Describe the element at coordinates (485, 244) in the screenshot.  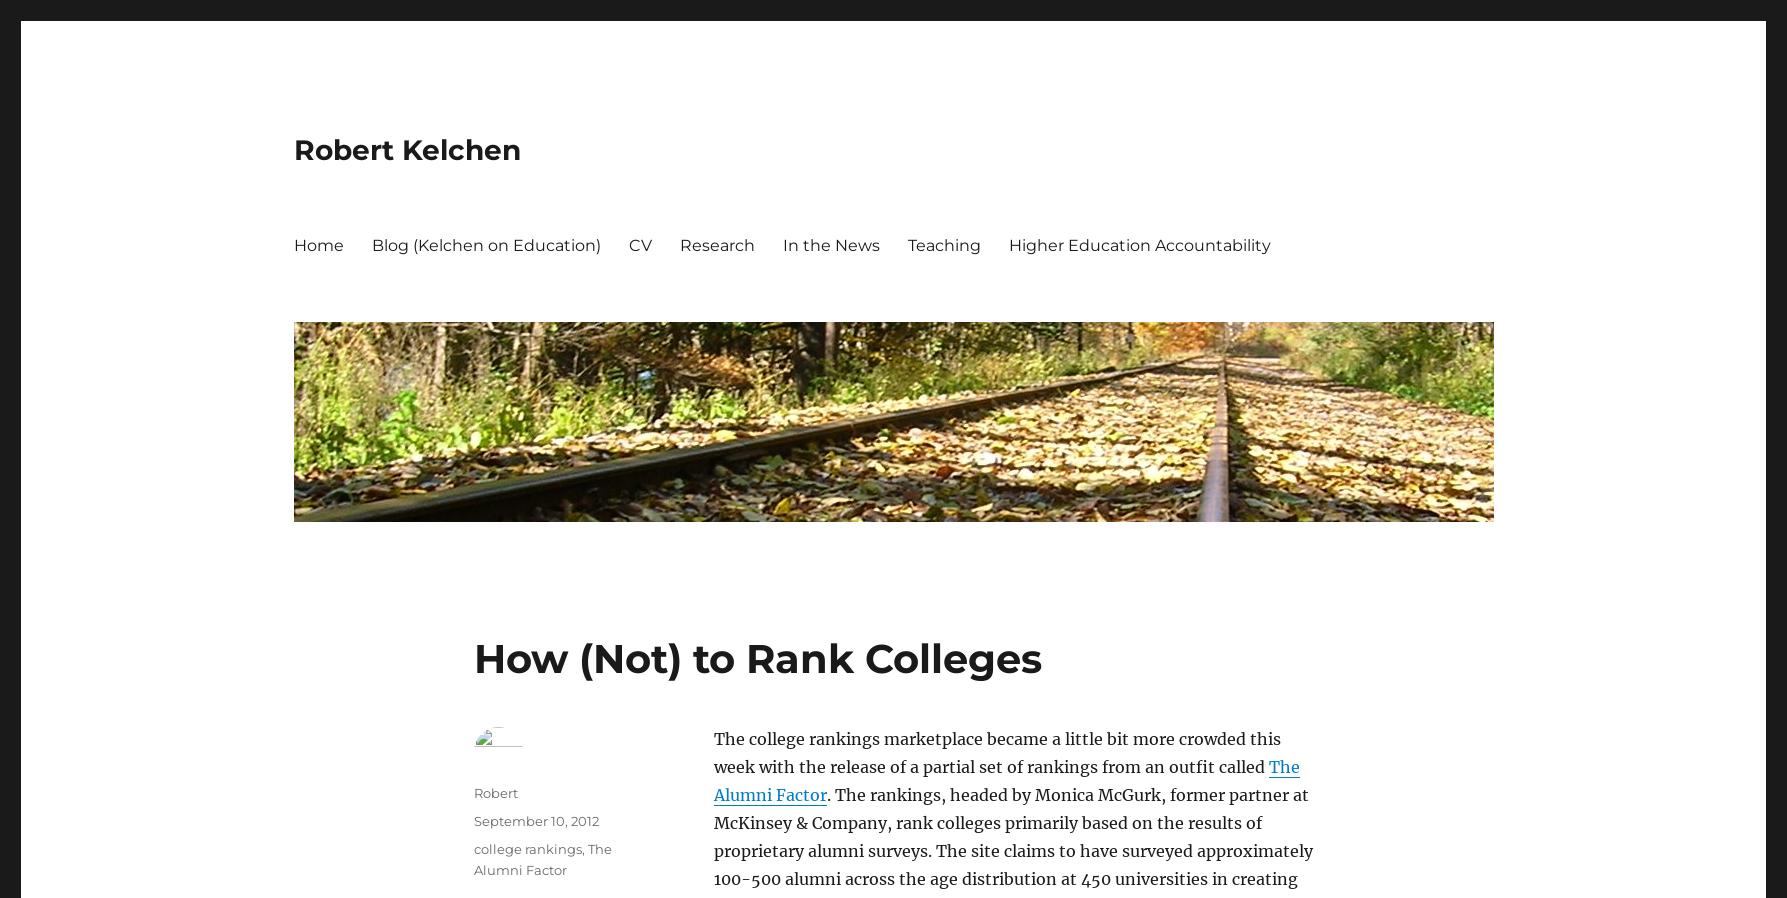
I see `'Blog (Kelchen on Education)'` at that location.